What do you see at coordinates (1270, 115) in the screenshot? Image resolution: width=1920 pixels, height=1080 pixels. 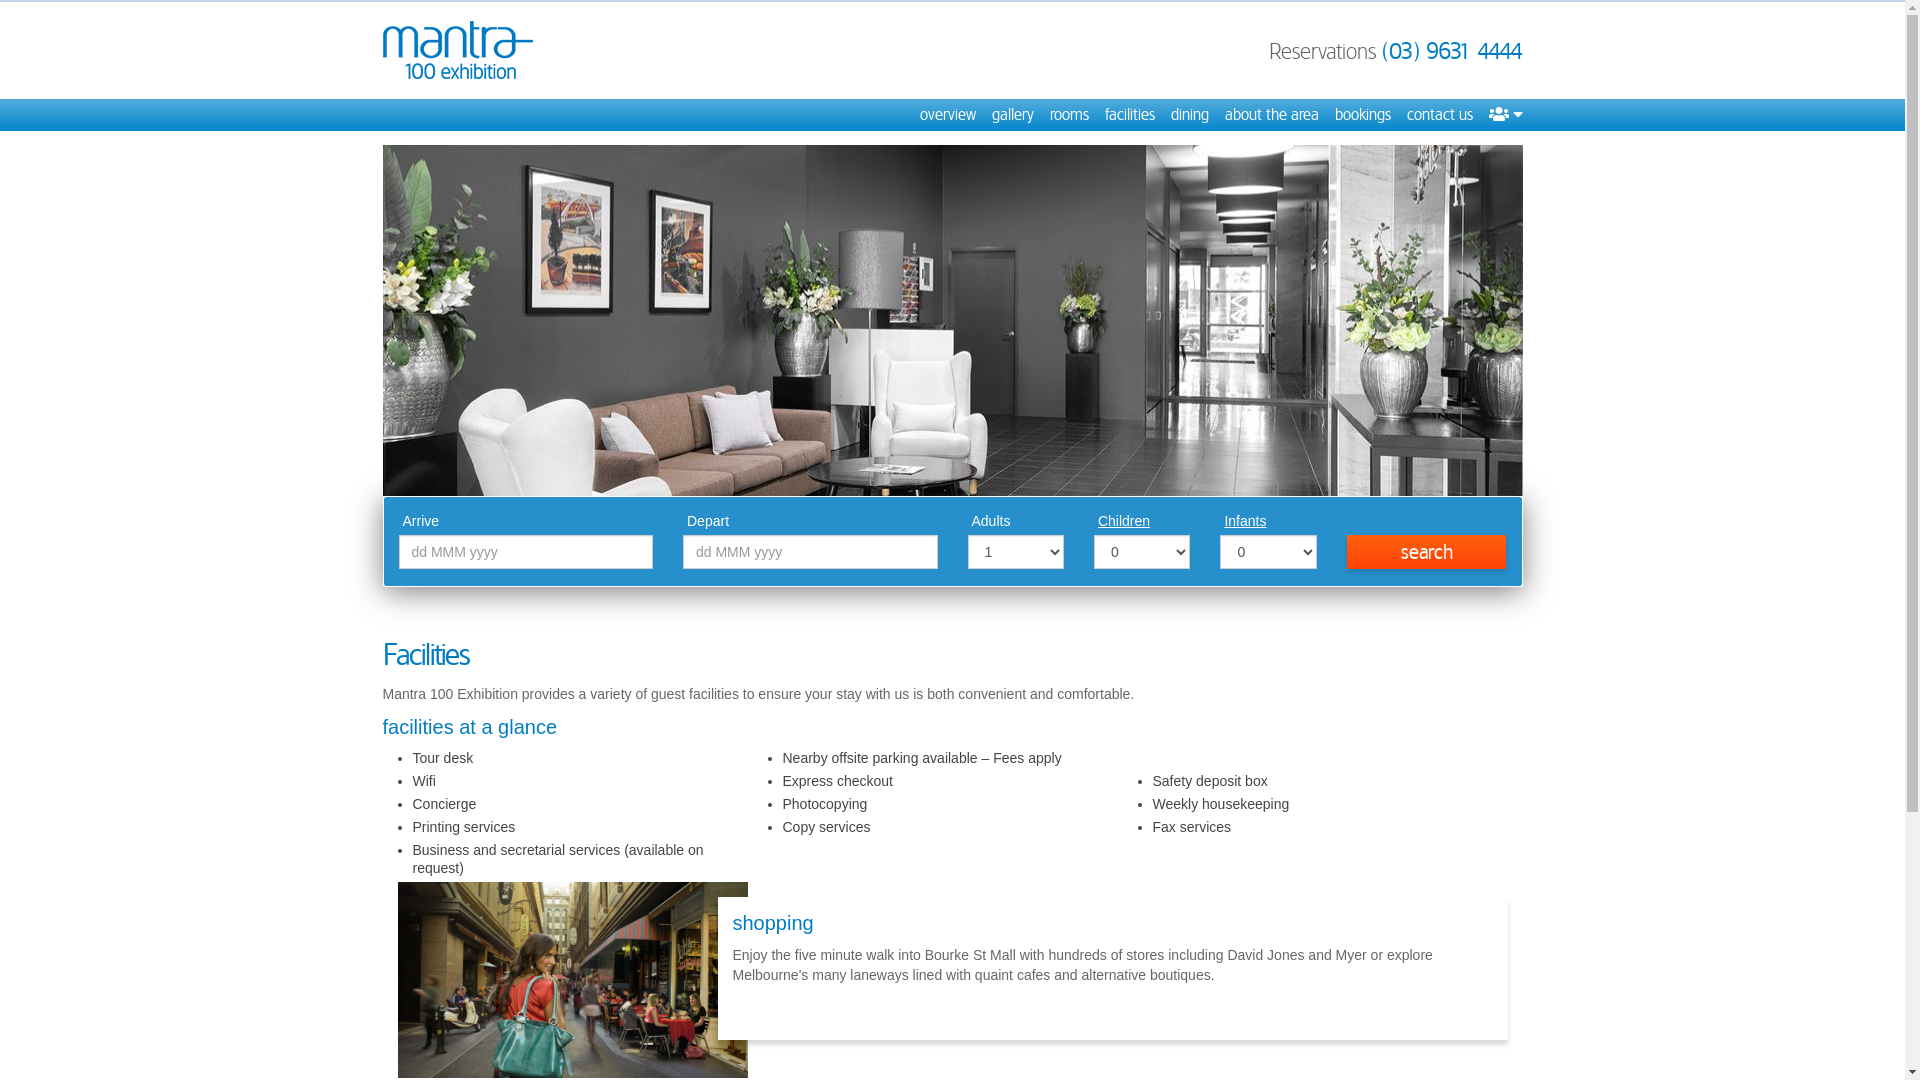 I see `'about the area'` at bounding box center [1270, 115].